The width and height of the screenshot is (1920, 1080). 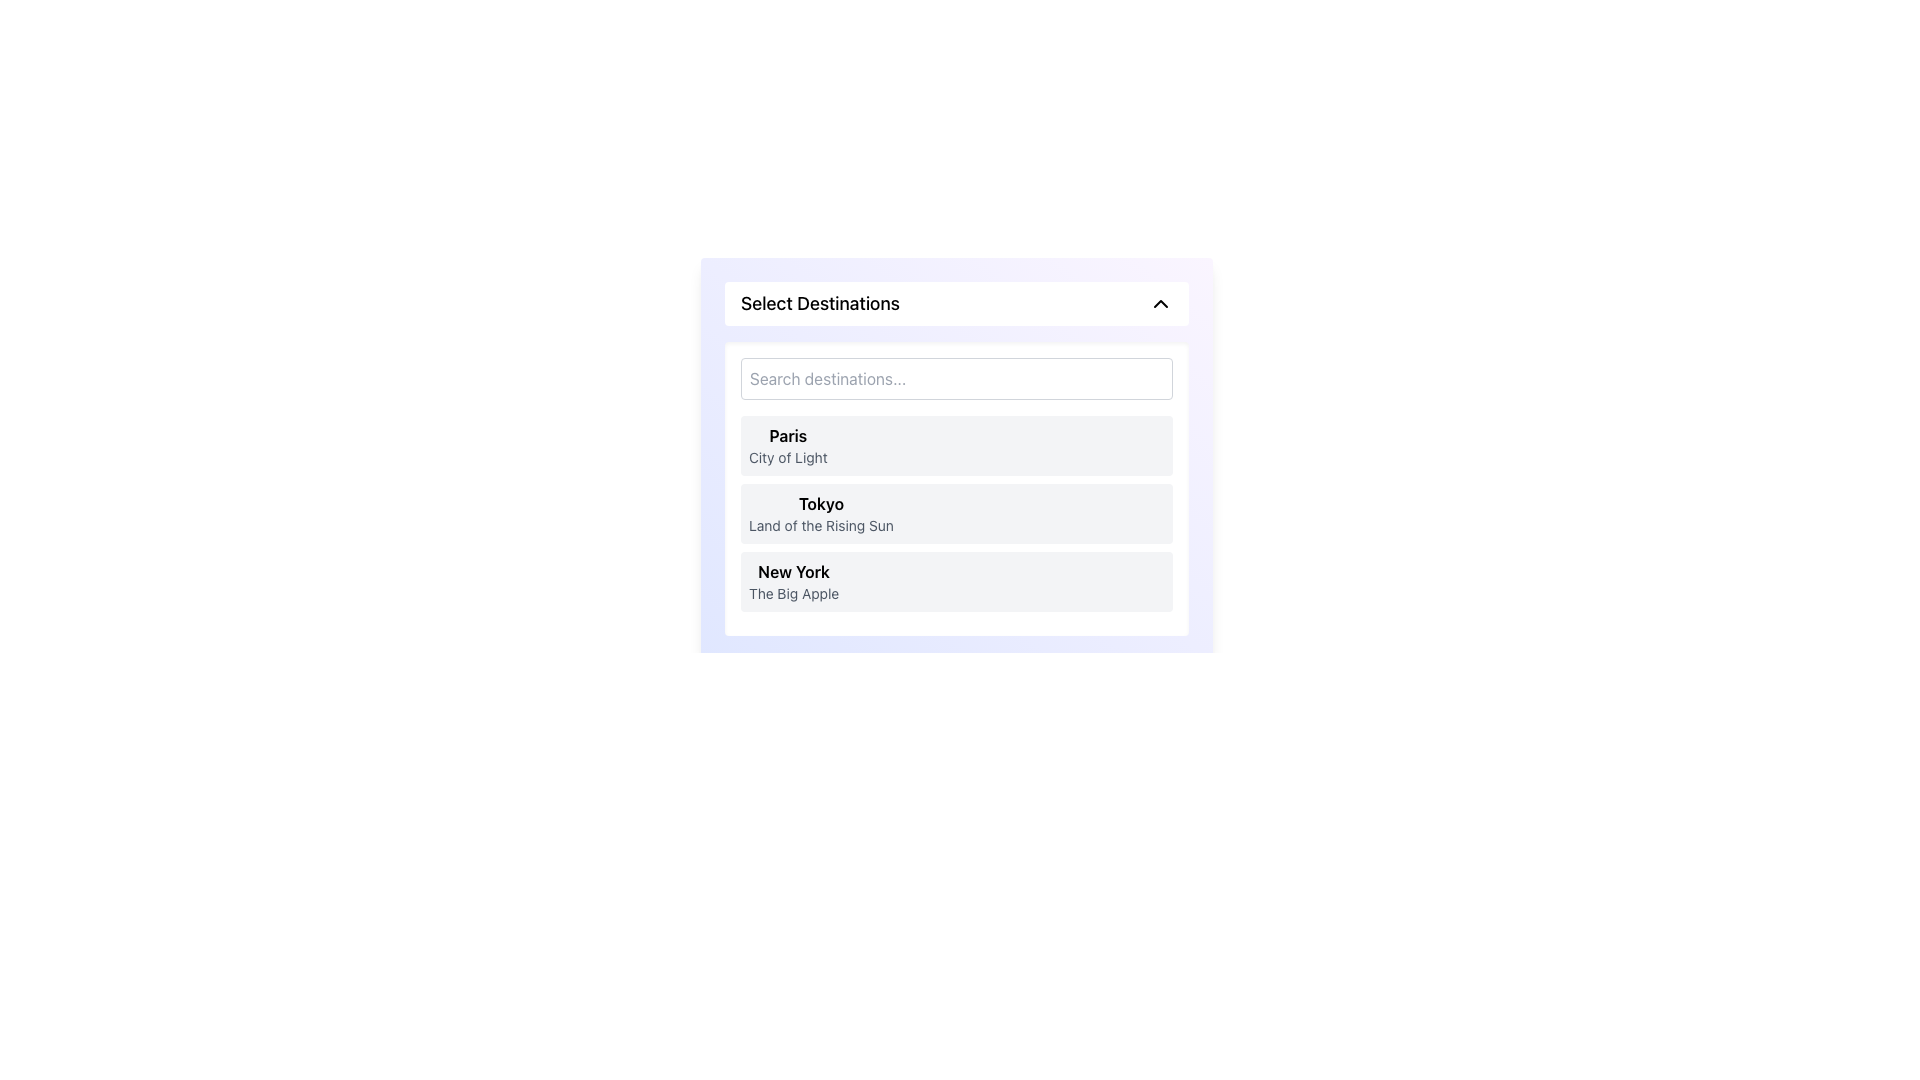 I want to click on the List Item displaying 'Tokyo' which has bolded text and a descriptive phrase, so click(x=821, y=512).